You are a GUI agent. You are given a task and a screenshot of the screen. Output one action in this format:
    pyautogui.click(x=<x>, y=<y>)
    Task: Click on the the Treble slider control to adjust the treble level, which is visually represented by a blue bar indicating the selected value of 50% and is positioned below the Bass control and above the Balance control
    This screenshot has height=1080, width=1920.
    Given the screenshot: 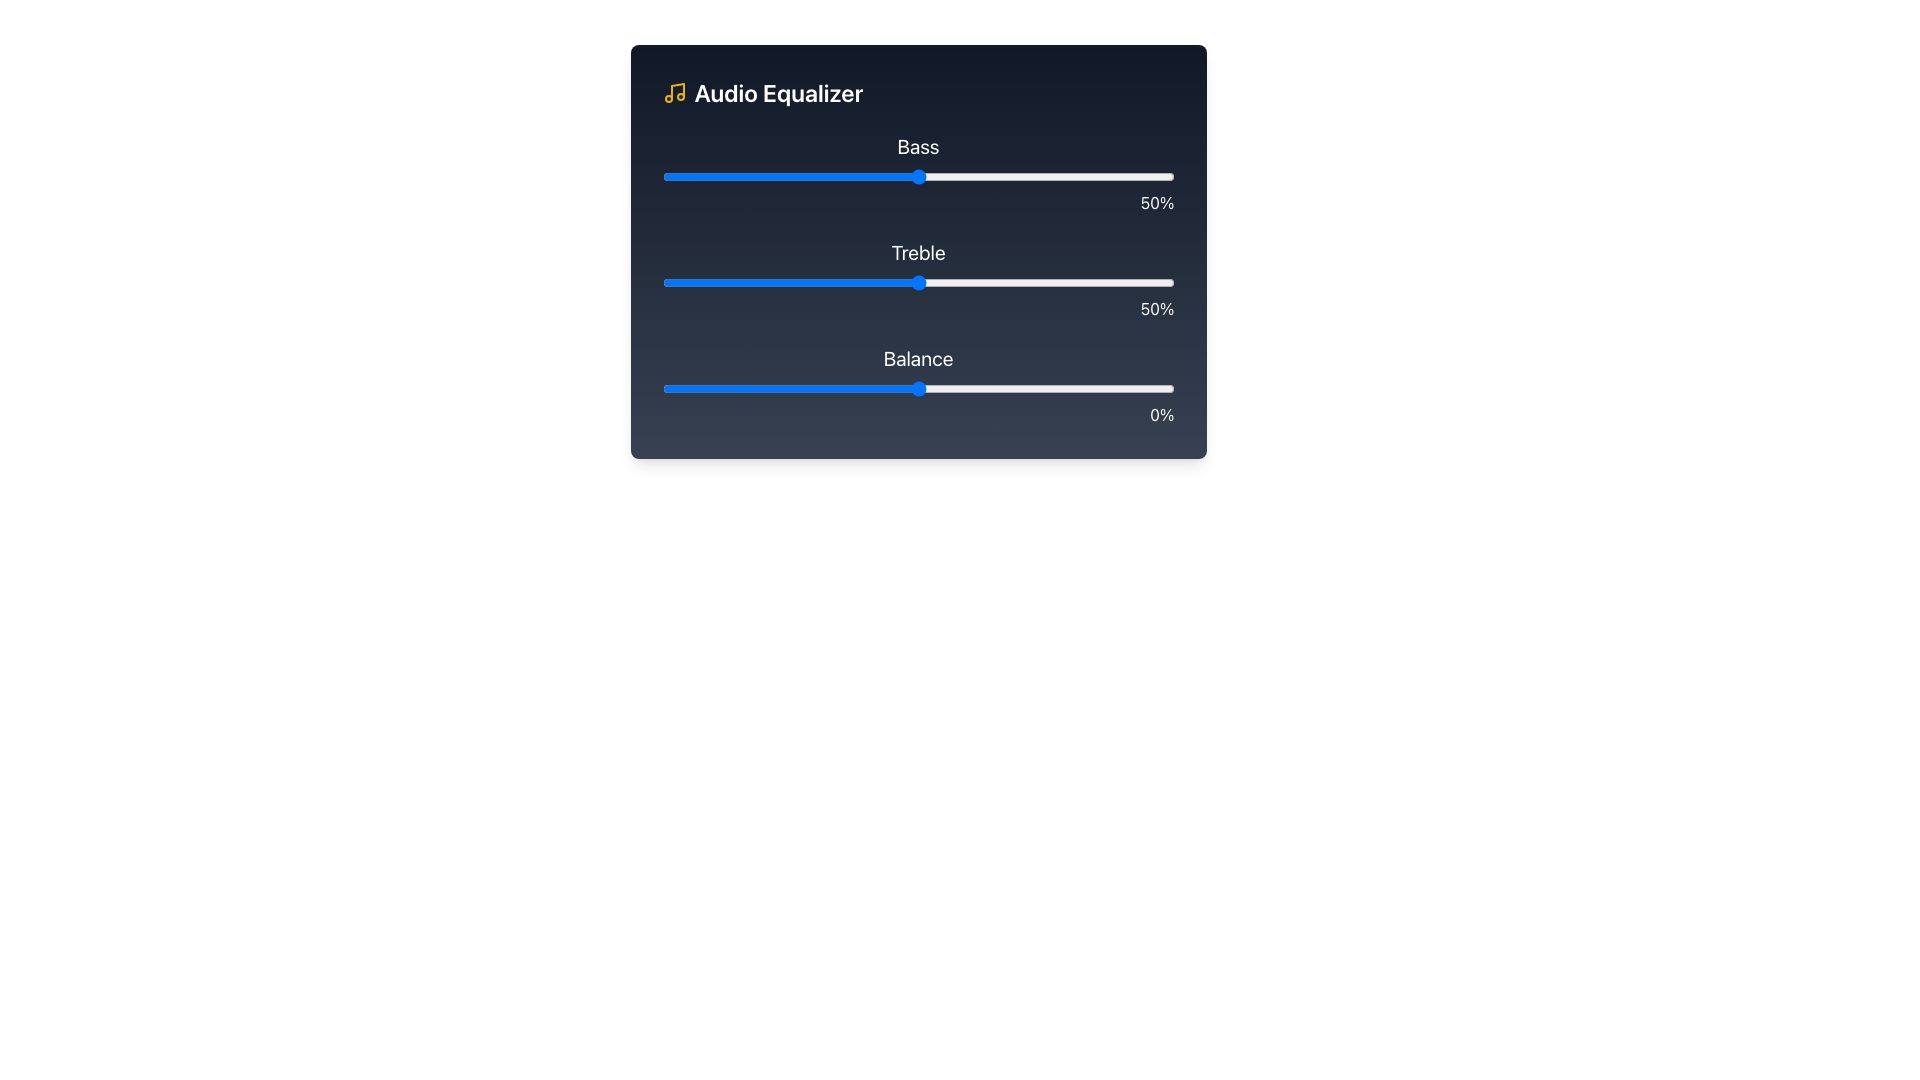 What is the action you would take?
    pyautogui.click(x=917, y=280)
    